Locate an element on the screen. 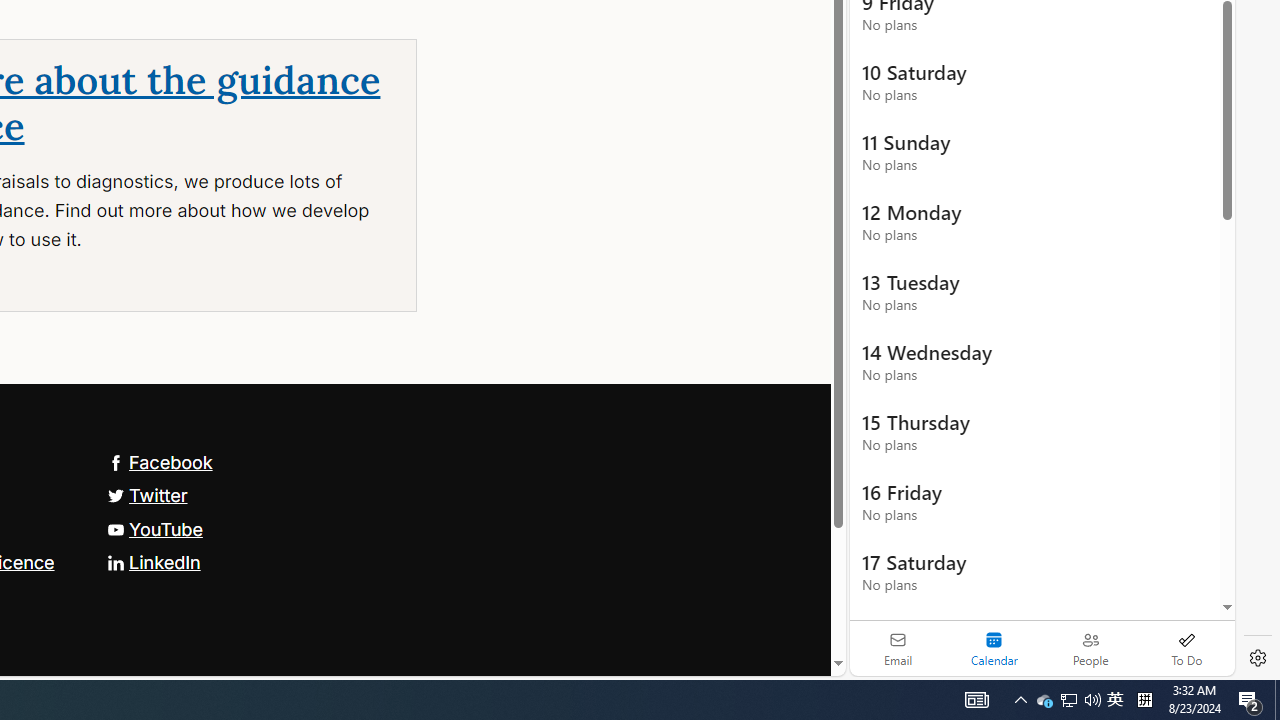 This screenshot has height=720, width=1280. 'Email' is located at coordinates (897, 648).